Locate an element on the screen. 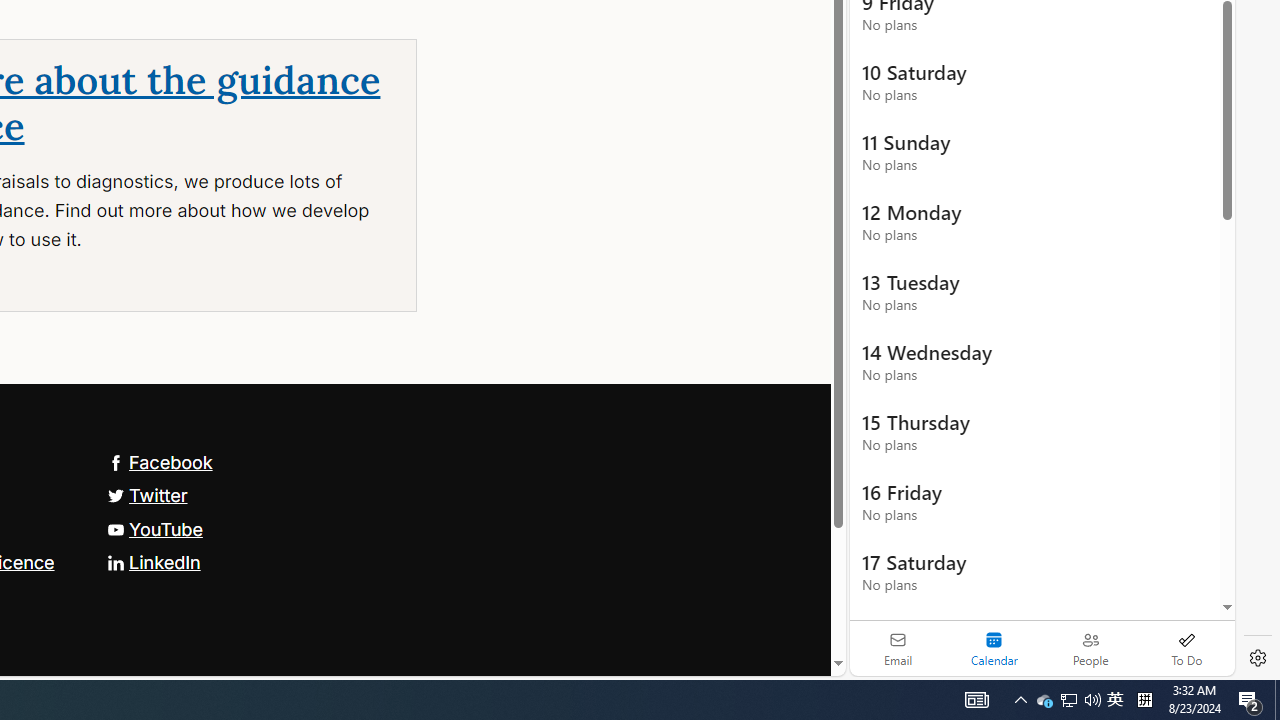 This screenshot has height=720, width=1280. 'Email' is located at coordinates (897, 648).